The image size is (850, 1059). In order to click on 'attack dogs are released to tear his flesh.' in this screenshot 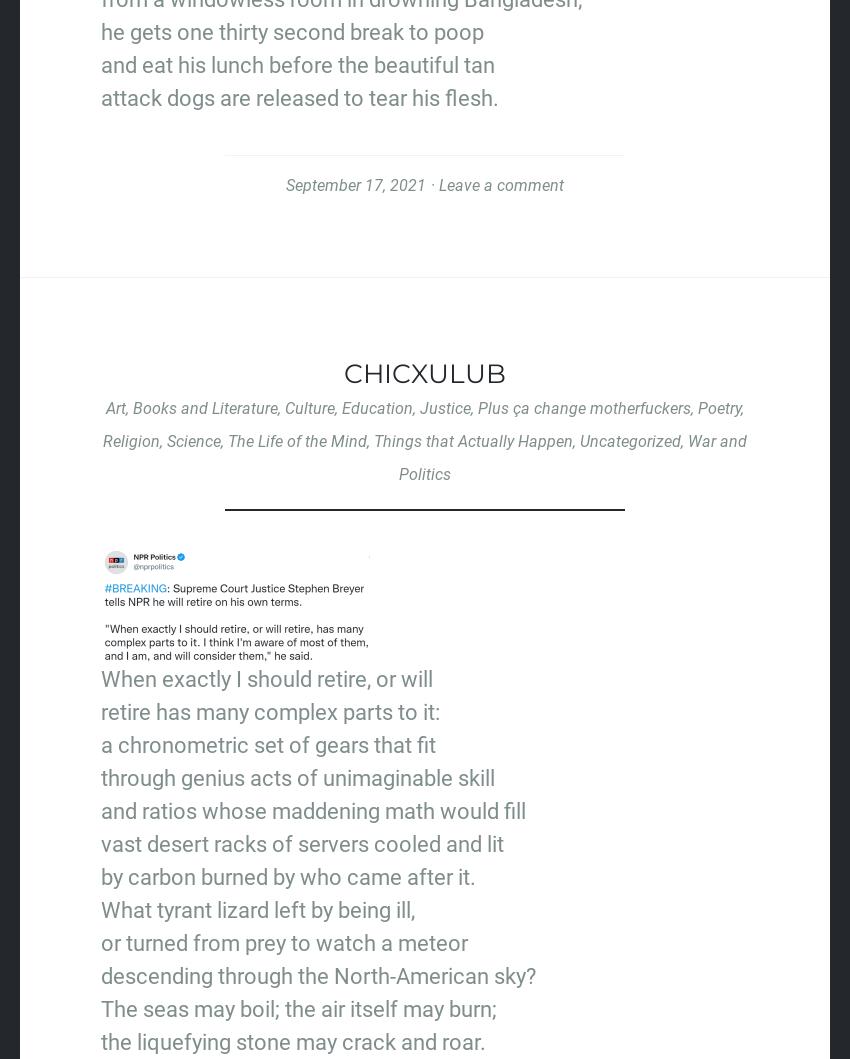, I will do `click(299, 97)`.